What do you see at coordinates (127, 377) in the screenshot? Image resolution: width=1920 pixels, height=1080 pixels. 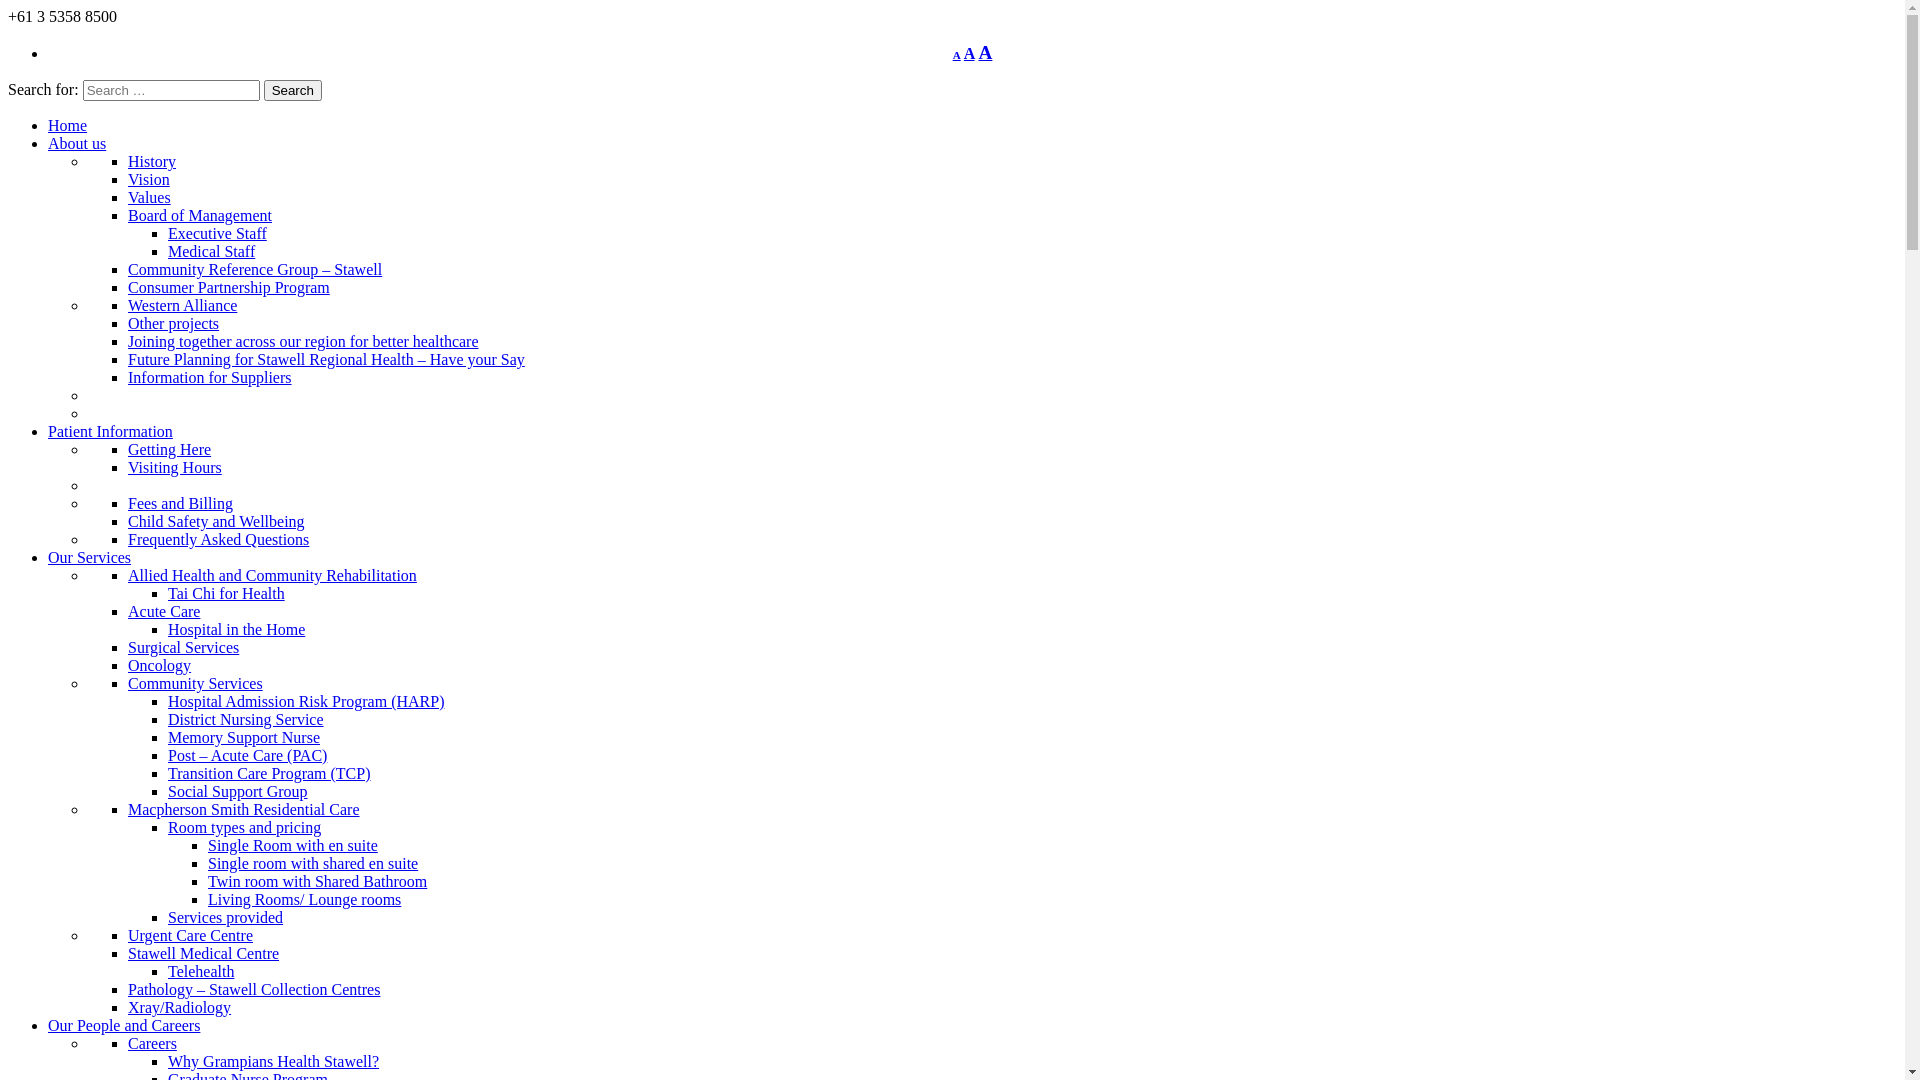 I see `'Information for Suppliers'` at bounding box center [127, 377].